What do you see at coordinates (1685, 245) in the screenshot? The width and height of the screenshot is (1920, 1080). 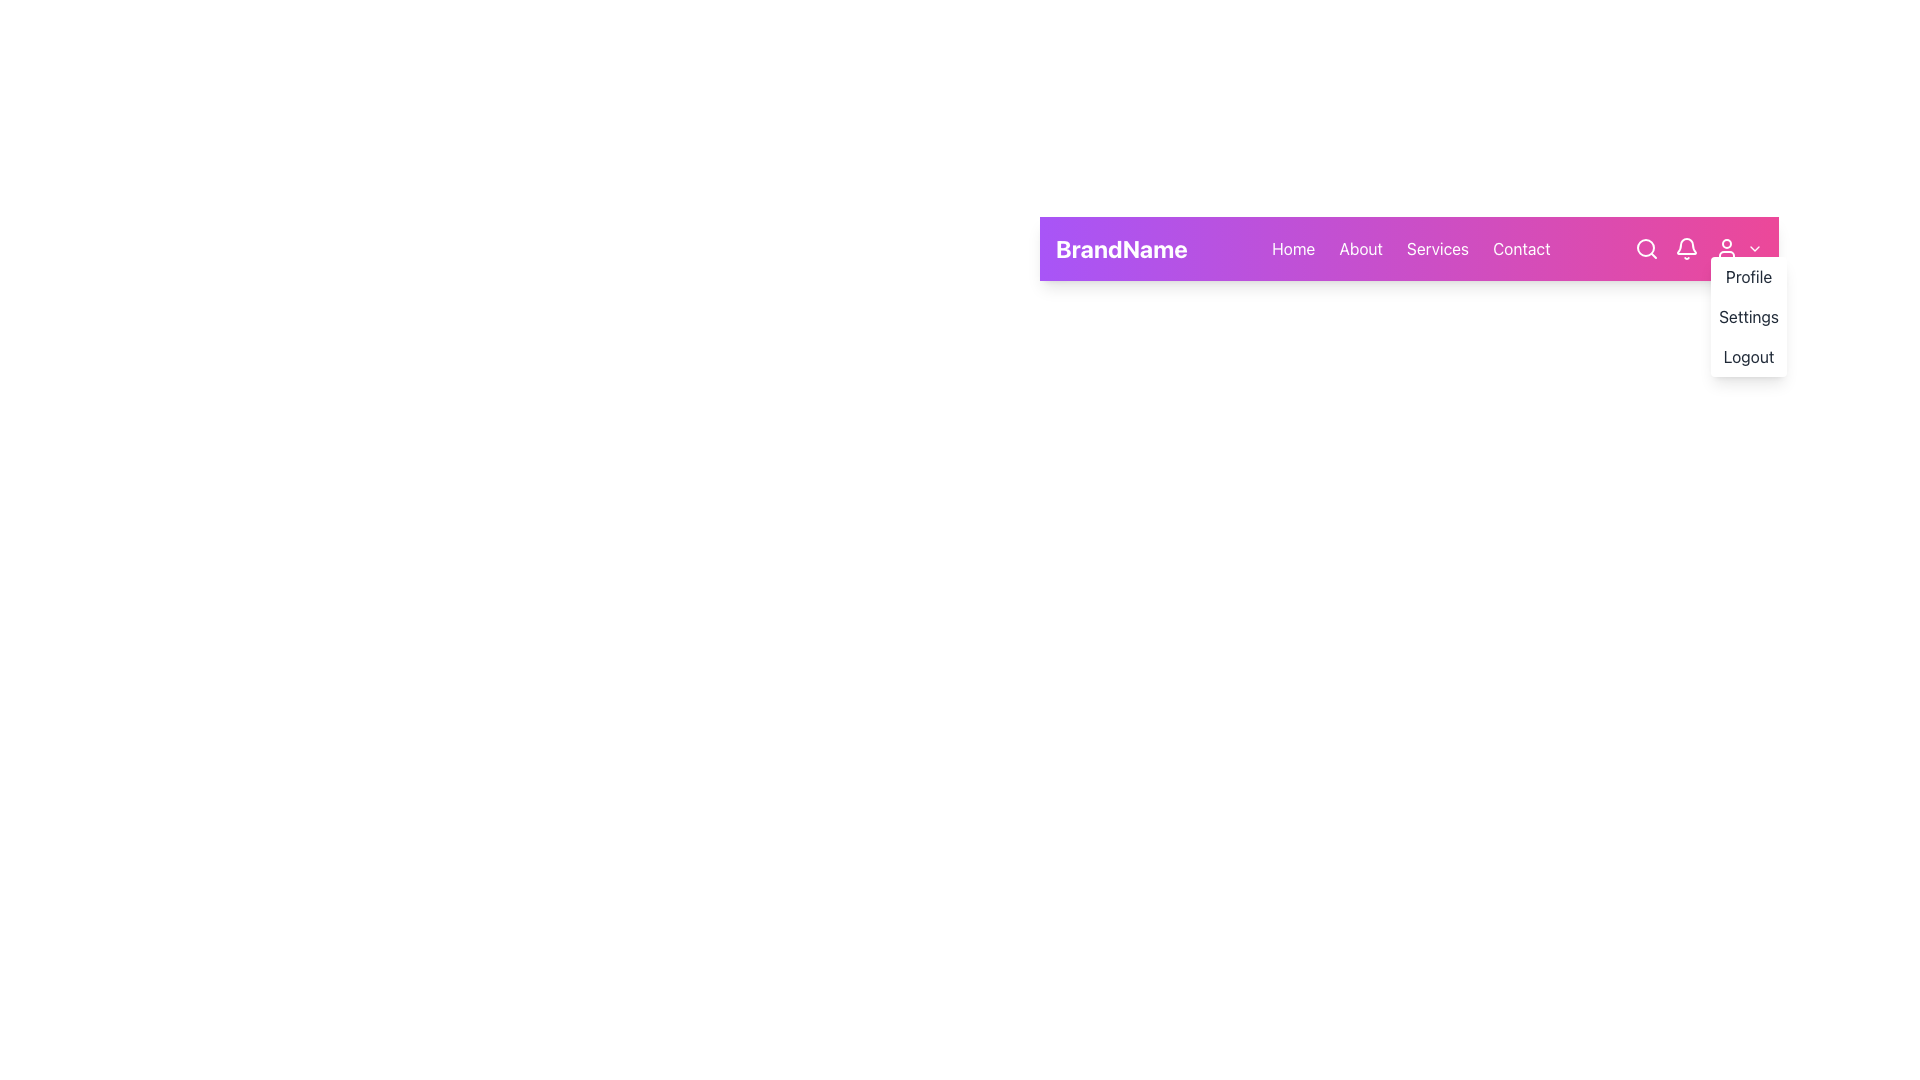 I see `the bell icon in the top-right corner of the navigation bar, which serves as a notification indicator for new messages and updates` at bounding box center [1685, 245].